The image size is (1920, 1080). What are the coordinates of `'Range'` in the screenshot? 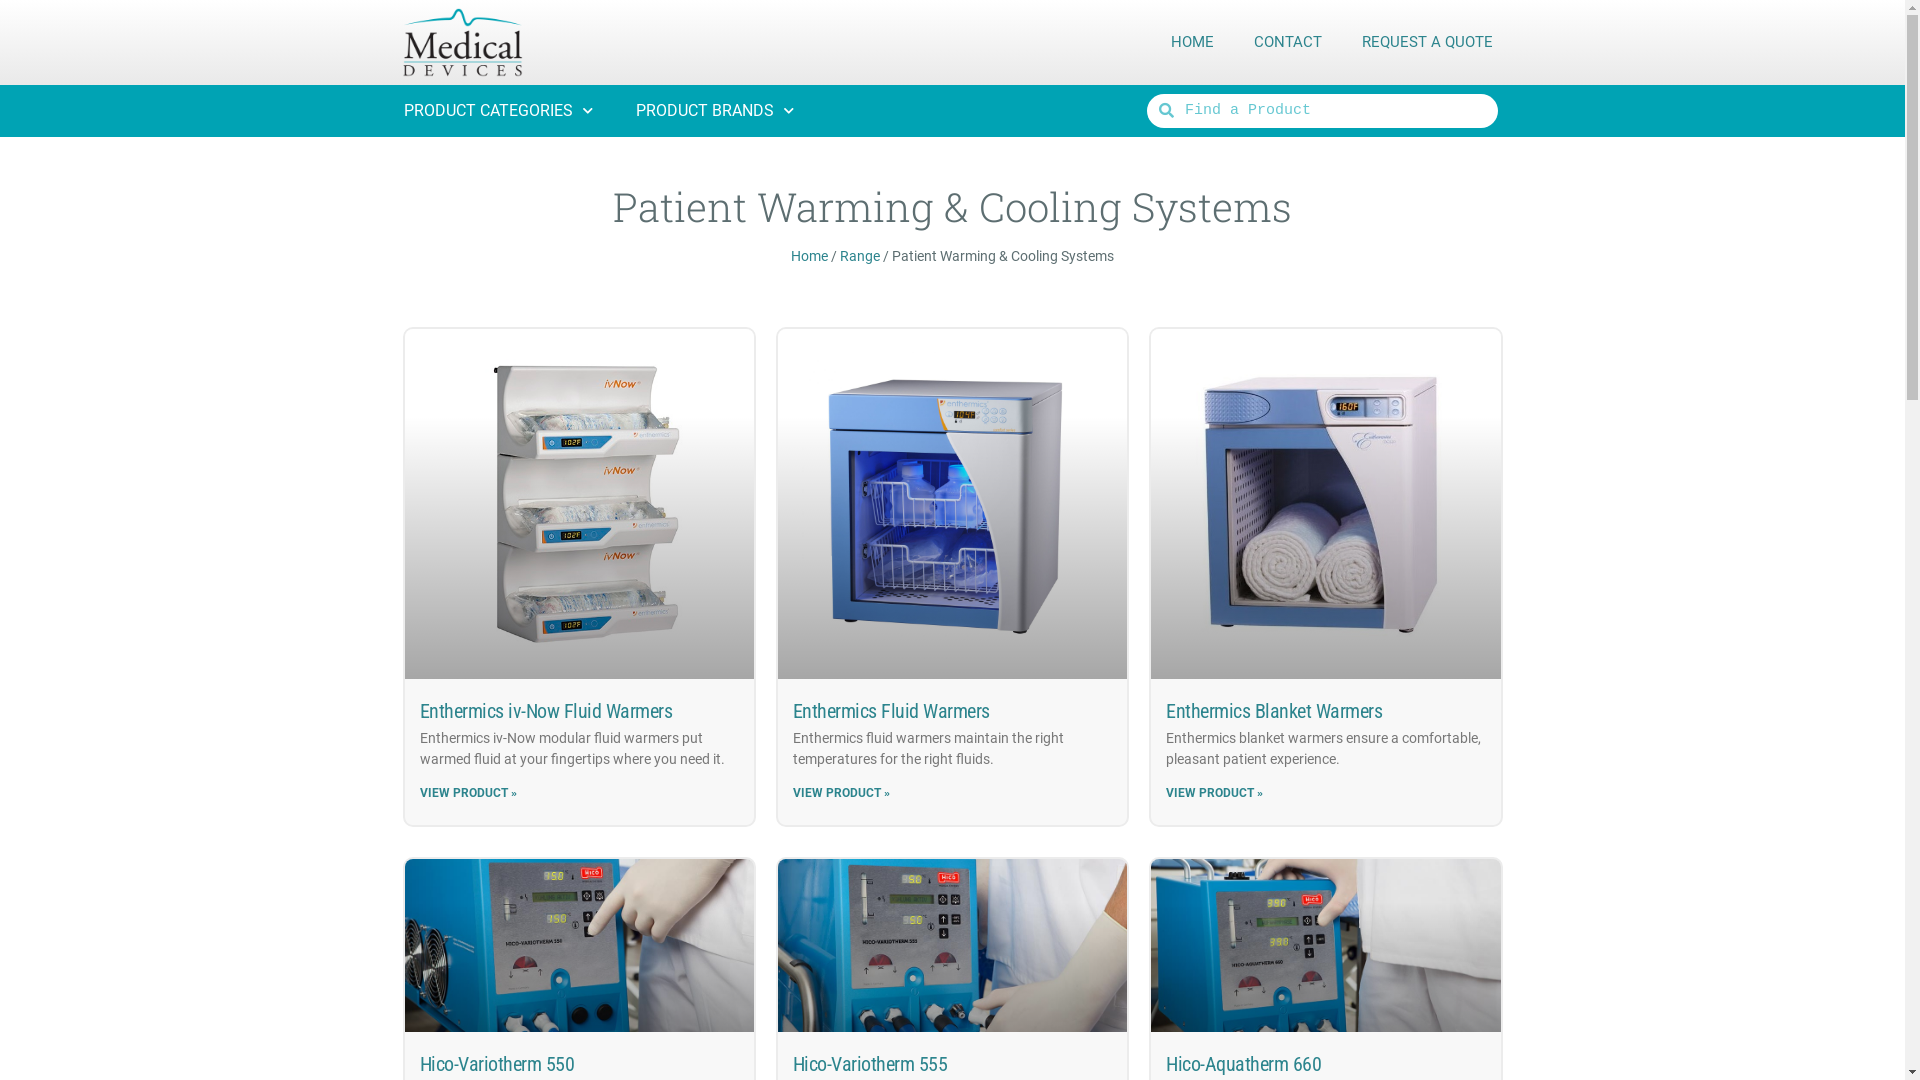 It's located at (859, 255).